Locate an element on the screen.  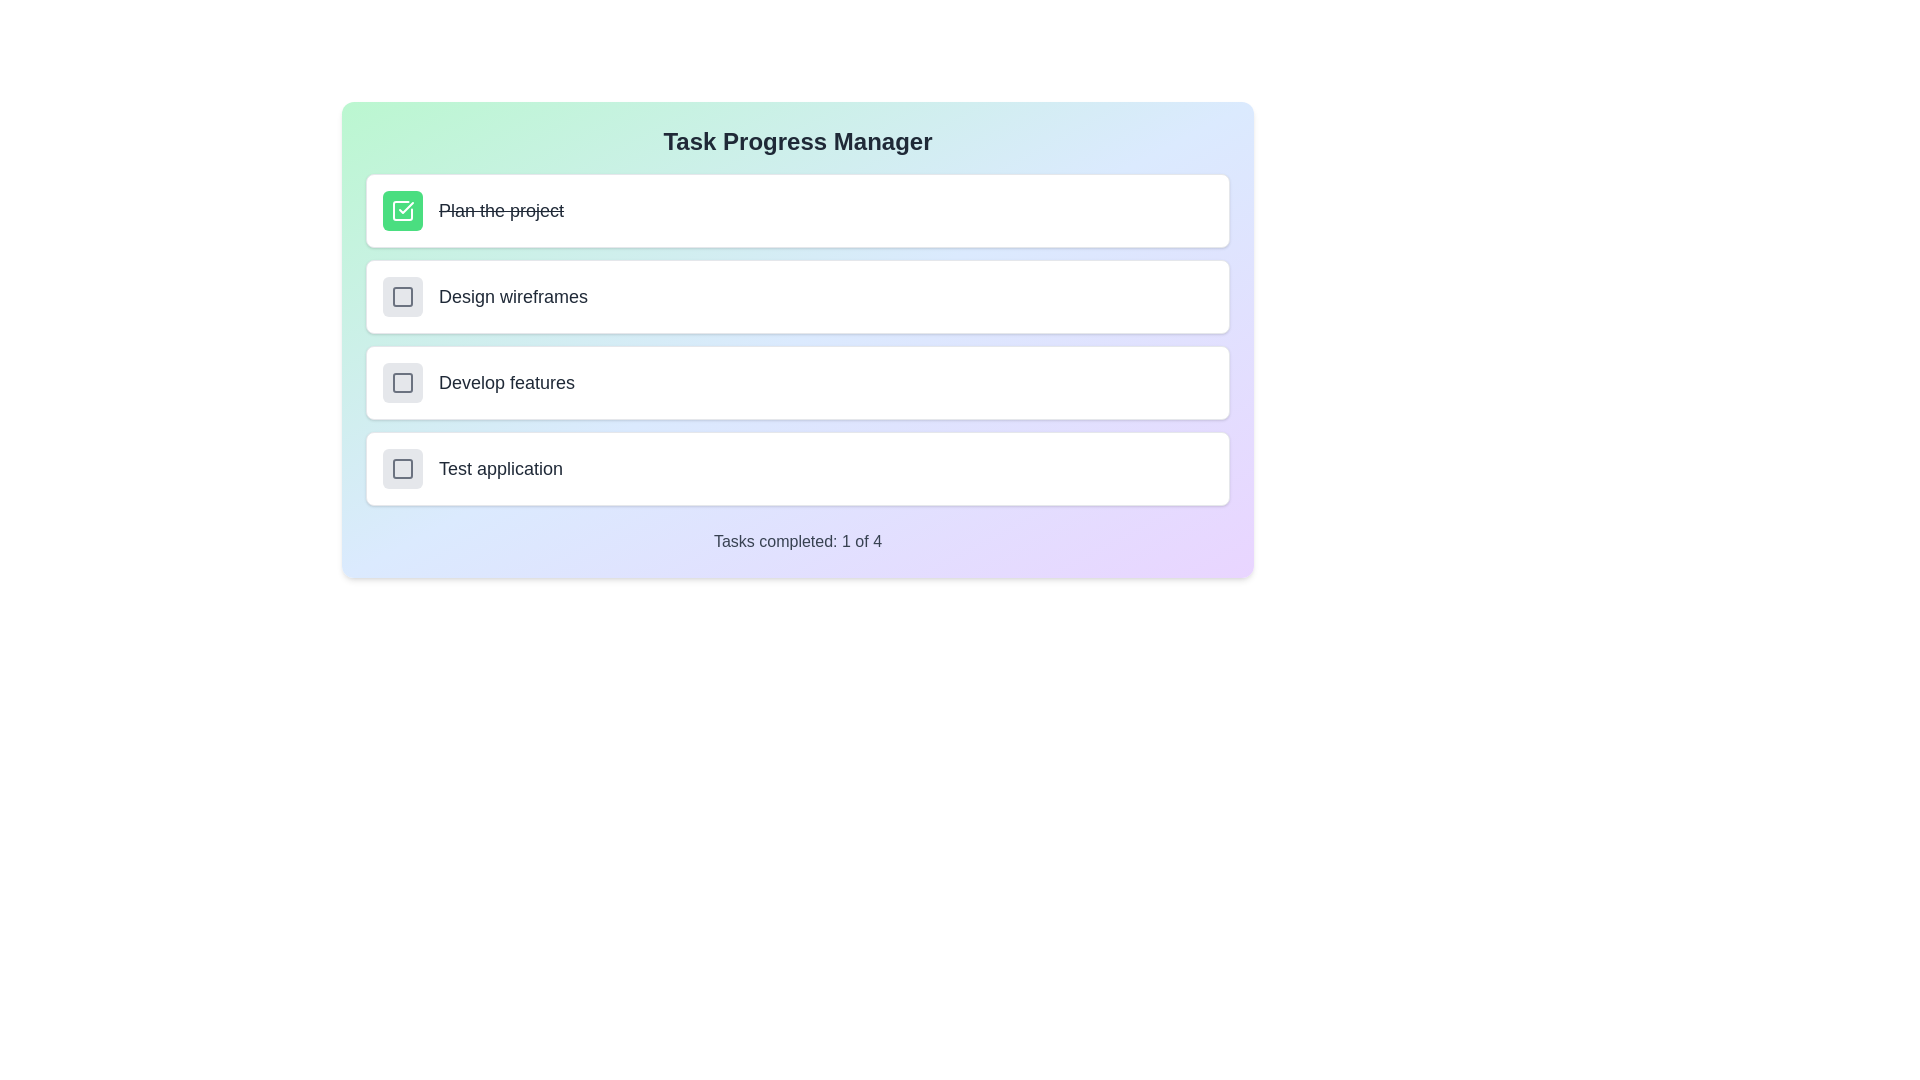
the static text label located in the second list item of a vertical list, positioned to the right of a checkbox icon is located at coordinates (513, 297).